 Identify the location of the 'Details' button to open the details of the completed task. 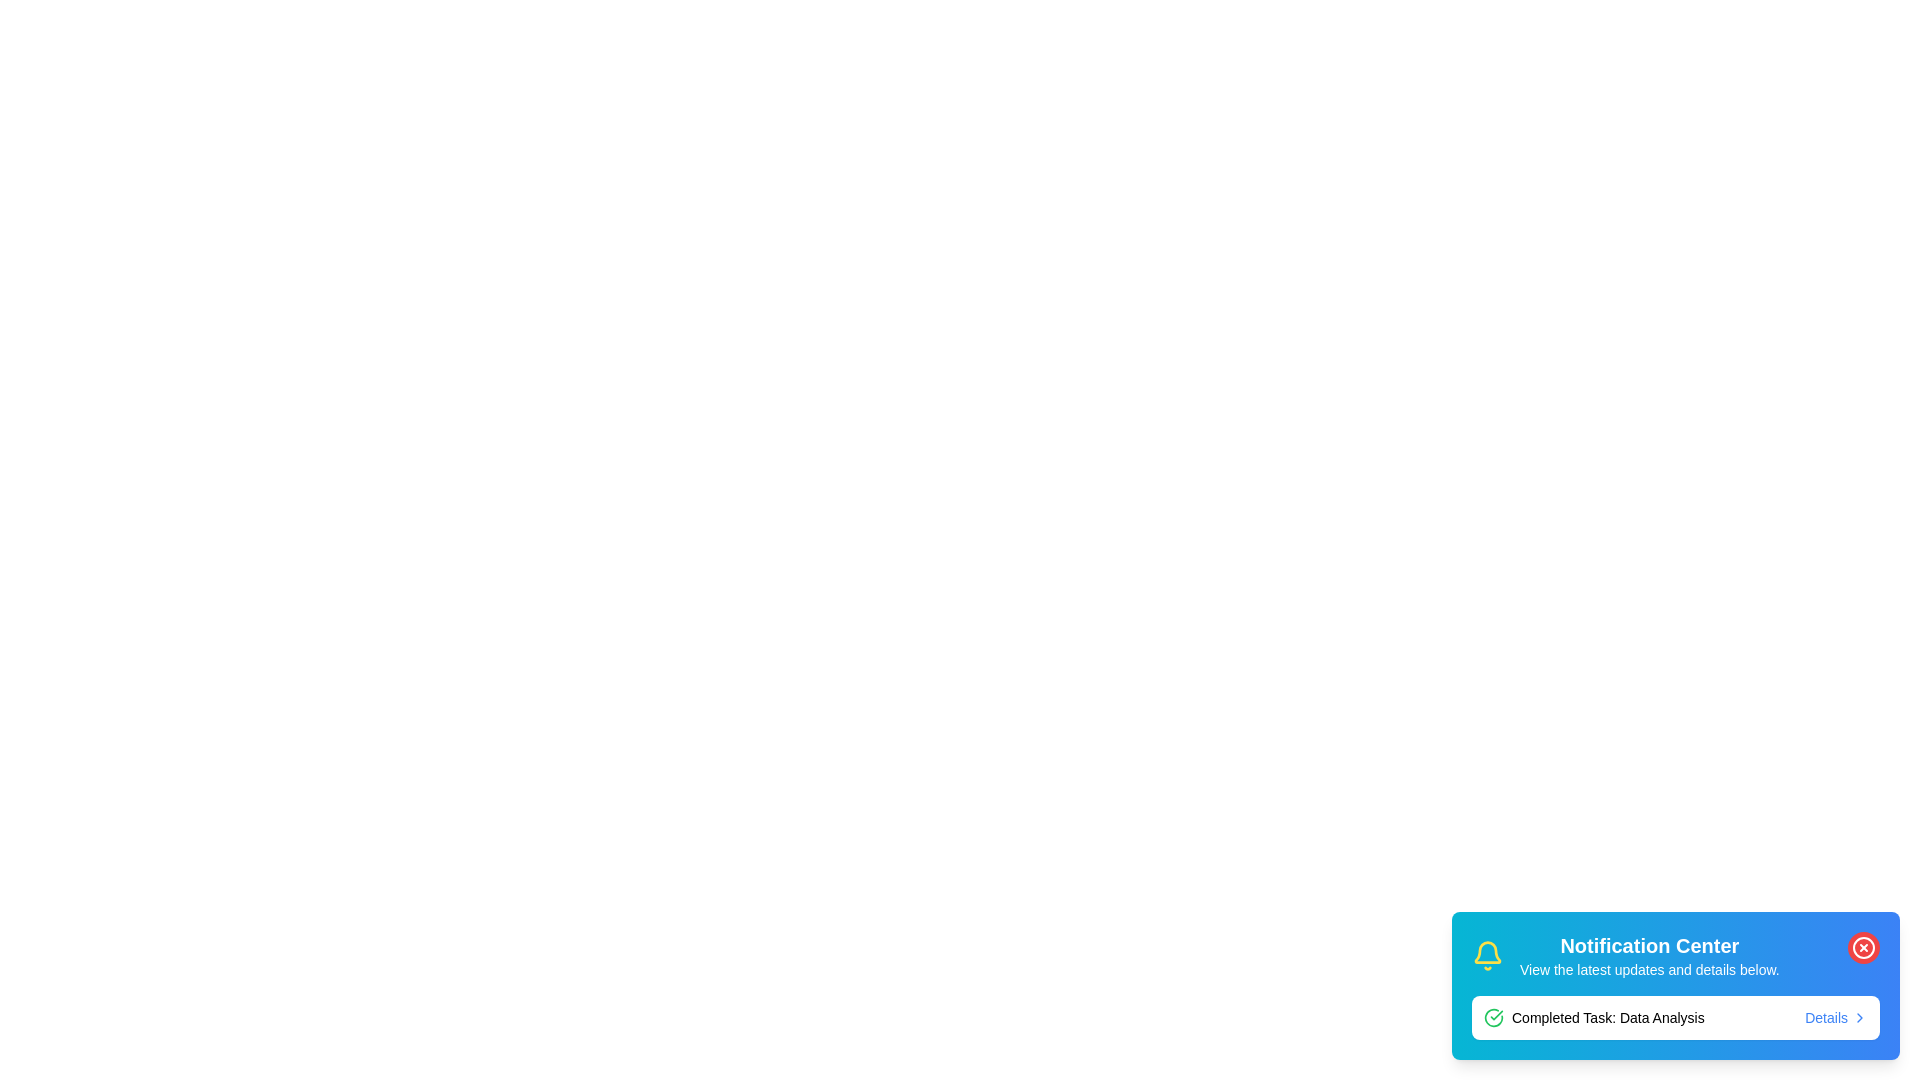
(1836, 1018).